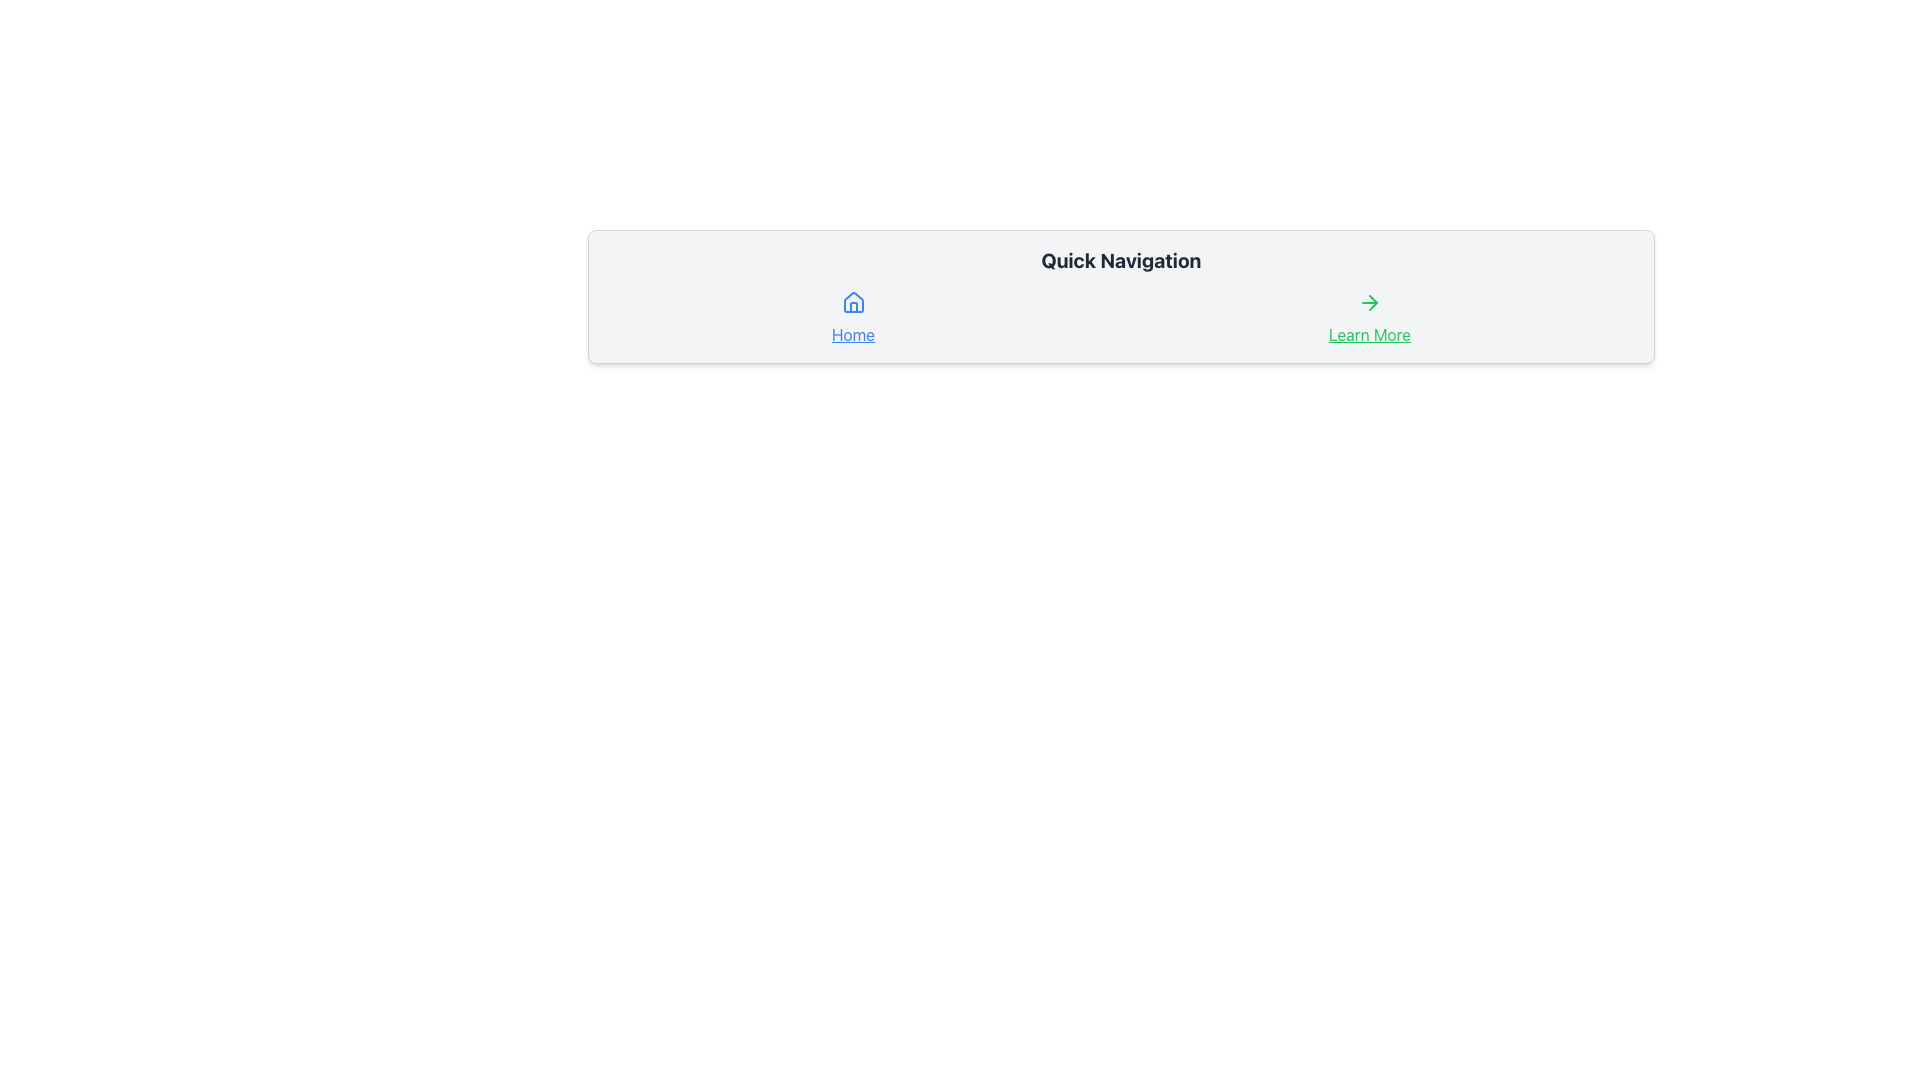 Image resolution: width=1920 pixels, height=1080 pixels. Describe the element at coordinates (1368, 318) in the screenshot. I see `the 'Learn More' hyperlink element, which is displayed in green text with an underline and is accompanied by a green rightward arrow icon` at that location.